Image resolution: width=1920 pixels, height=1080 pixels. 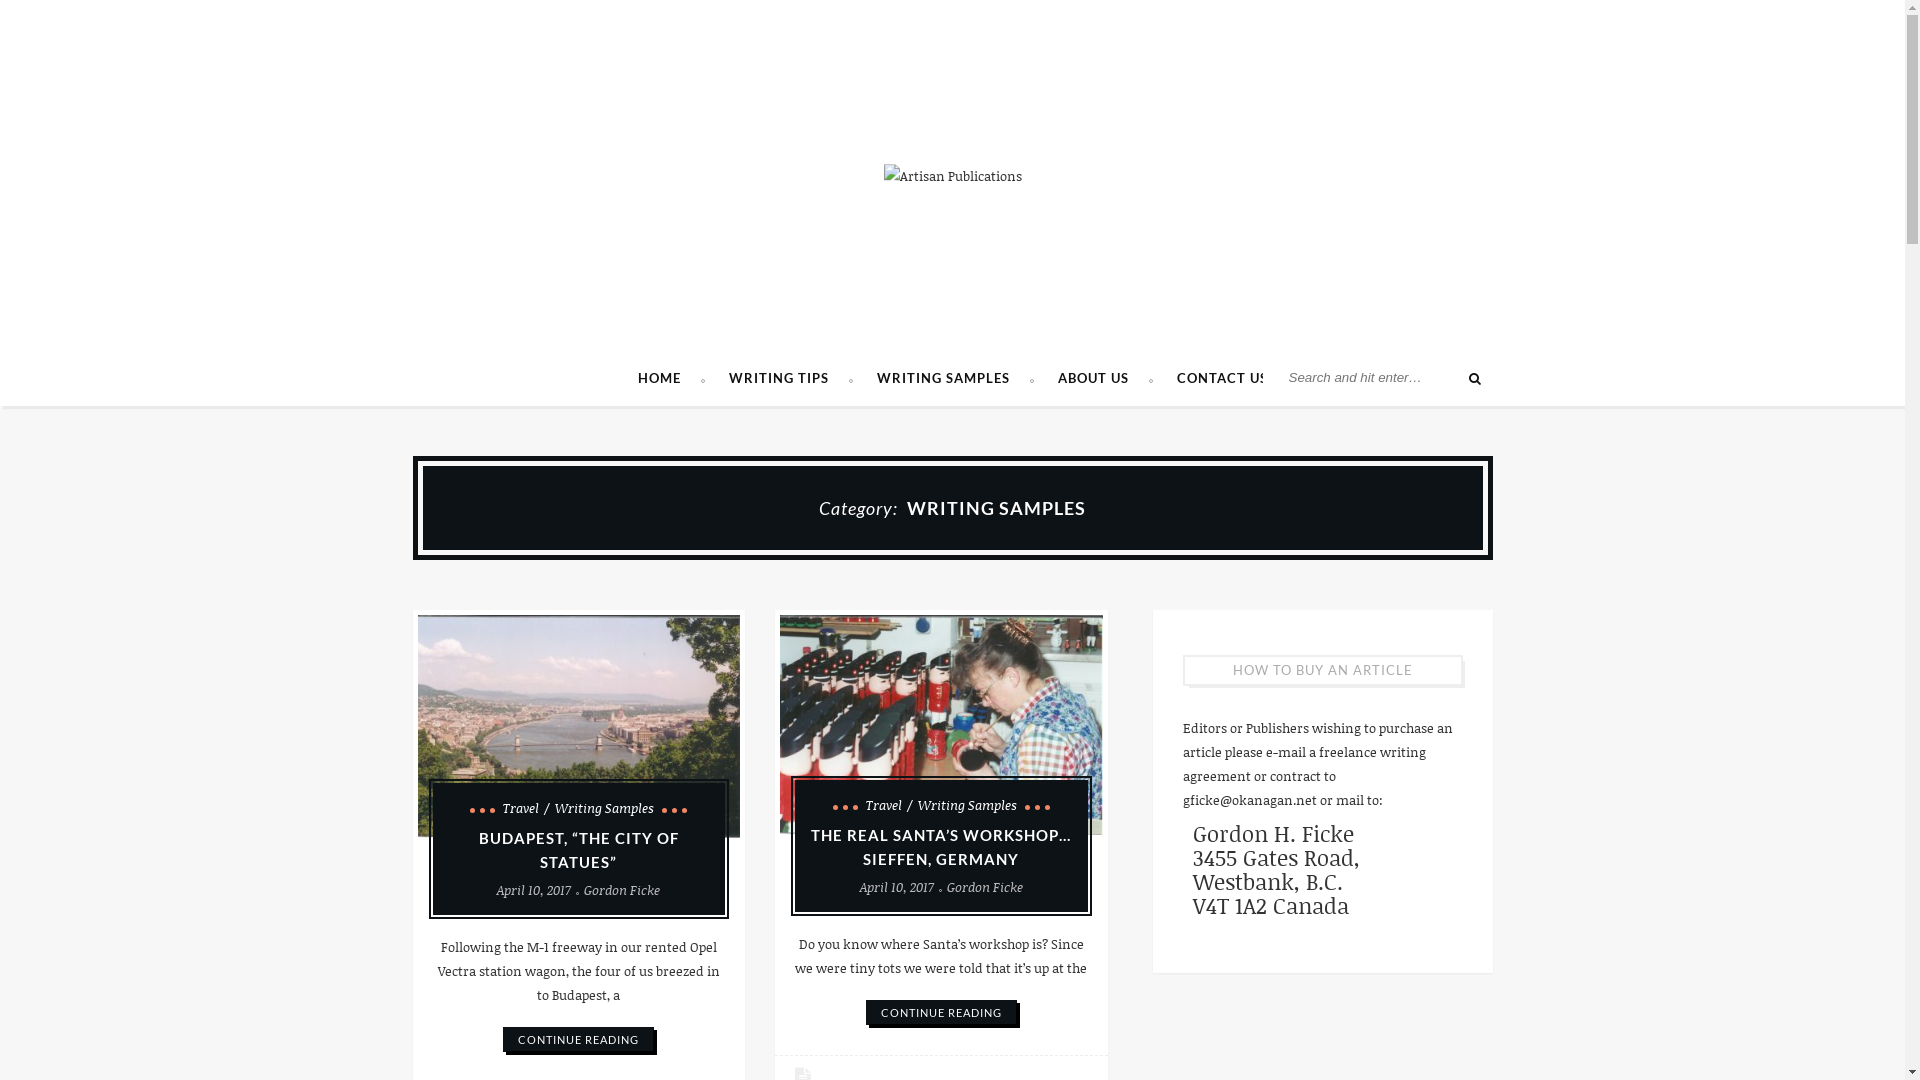 What do you see at coordinates (1247, 798) in the screenshot?
I see `'gficke@okanagan.net'` at bounding box center [1247, 798].